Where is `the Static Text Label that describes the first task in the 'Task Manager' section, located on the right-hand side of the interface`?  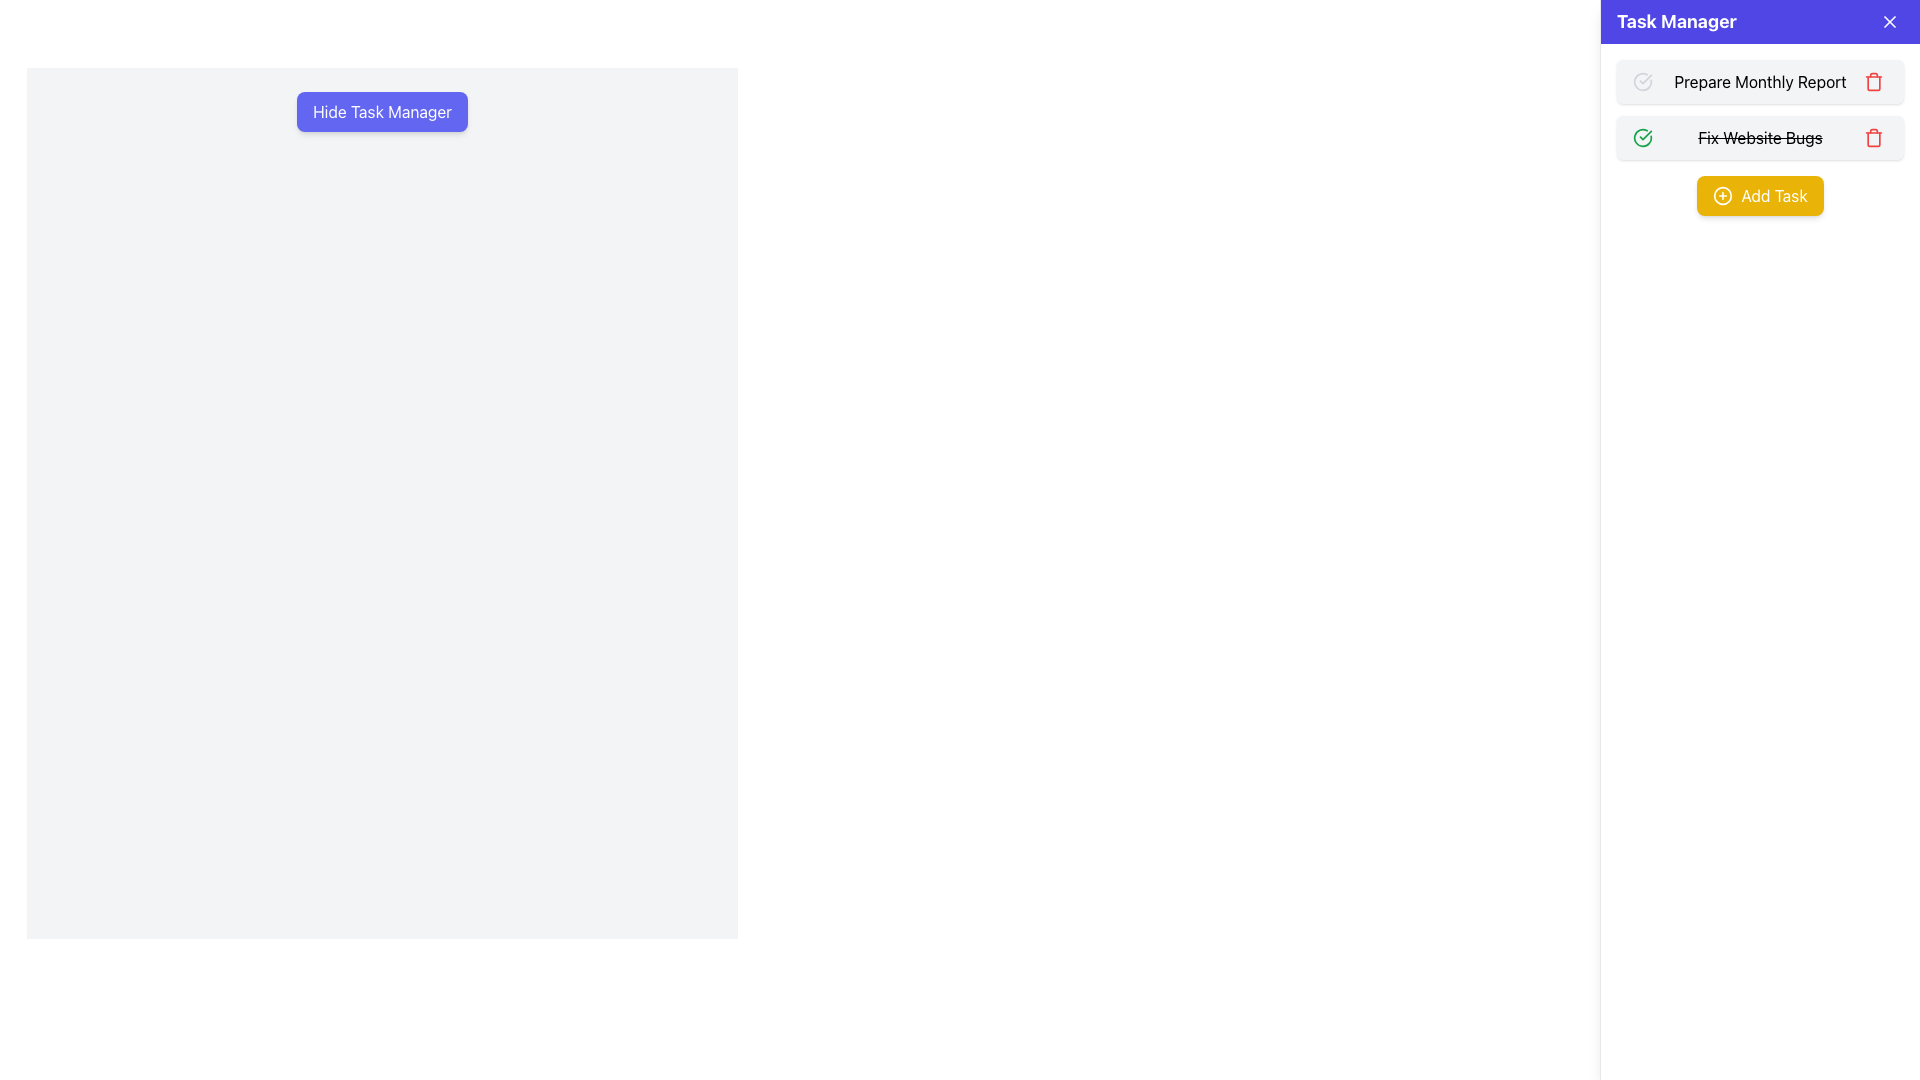
the Static Text Label that describes the first task in the 'Task Manager' section, located on the right-hand side of the interface is located at coordinates (1760, 80).